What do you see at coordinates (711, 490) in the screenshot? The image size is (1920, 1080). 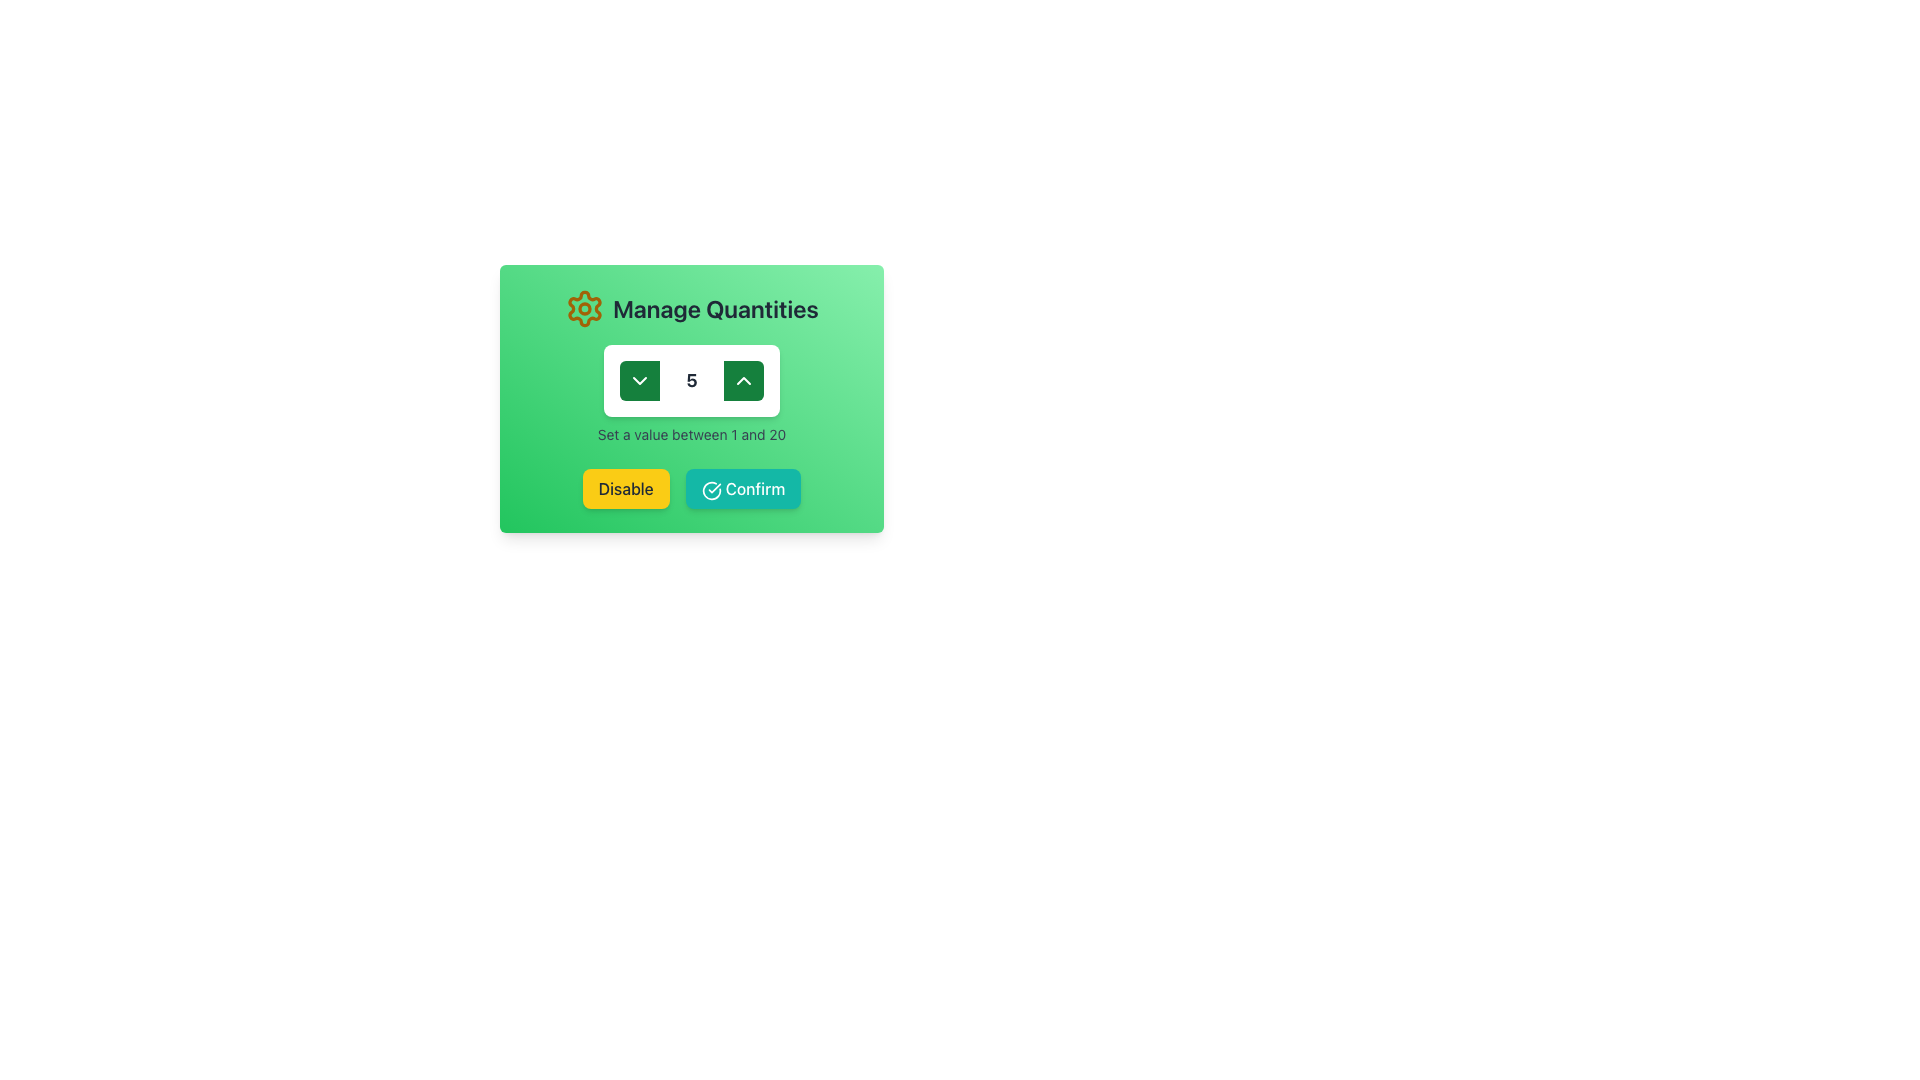 I see `the SVG Icon representing success or confirmation, which is located to the left of the 'Confirm' button in the green card UI` at bounding box center [711, 490].